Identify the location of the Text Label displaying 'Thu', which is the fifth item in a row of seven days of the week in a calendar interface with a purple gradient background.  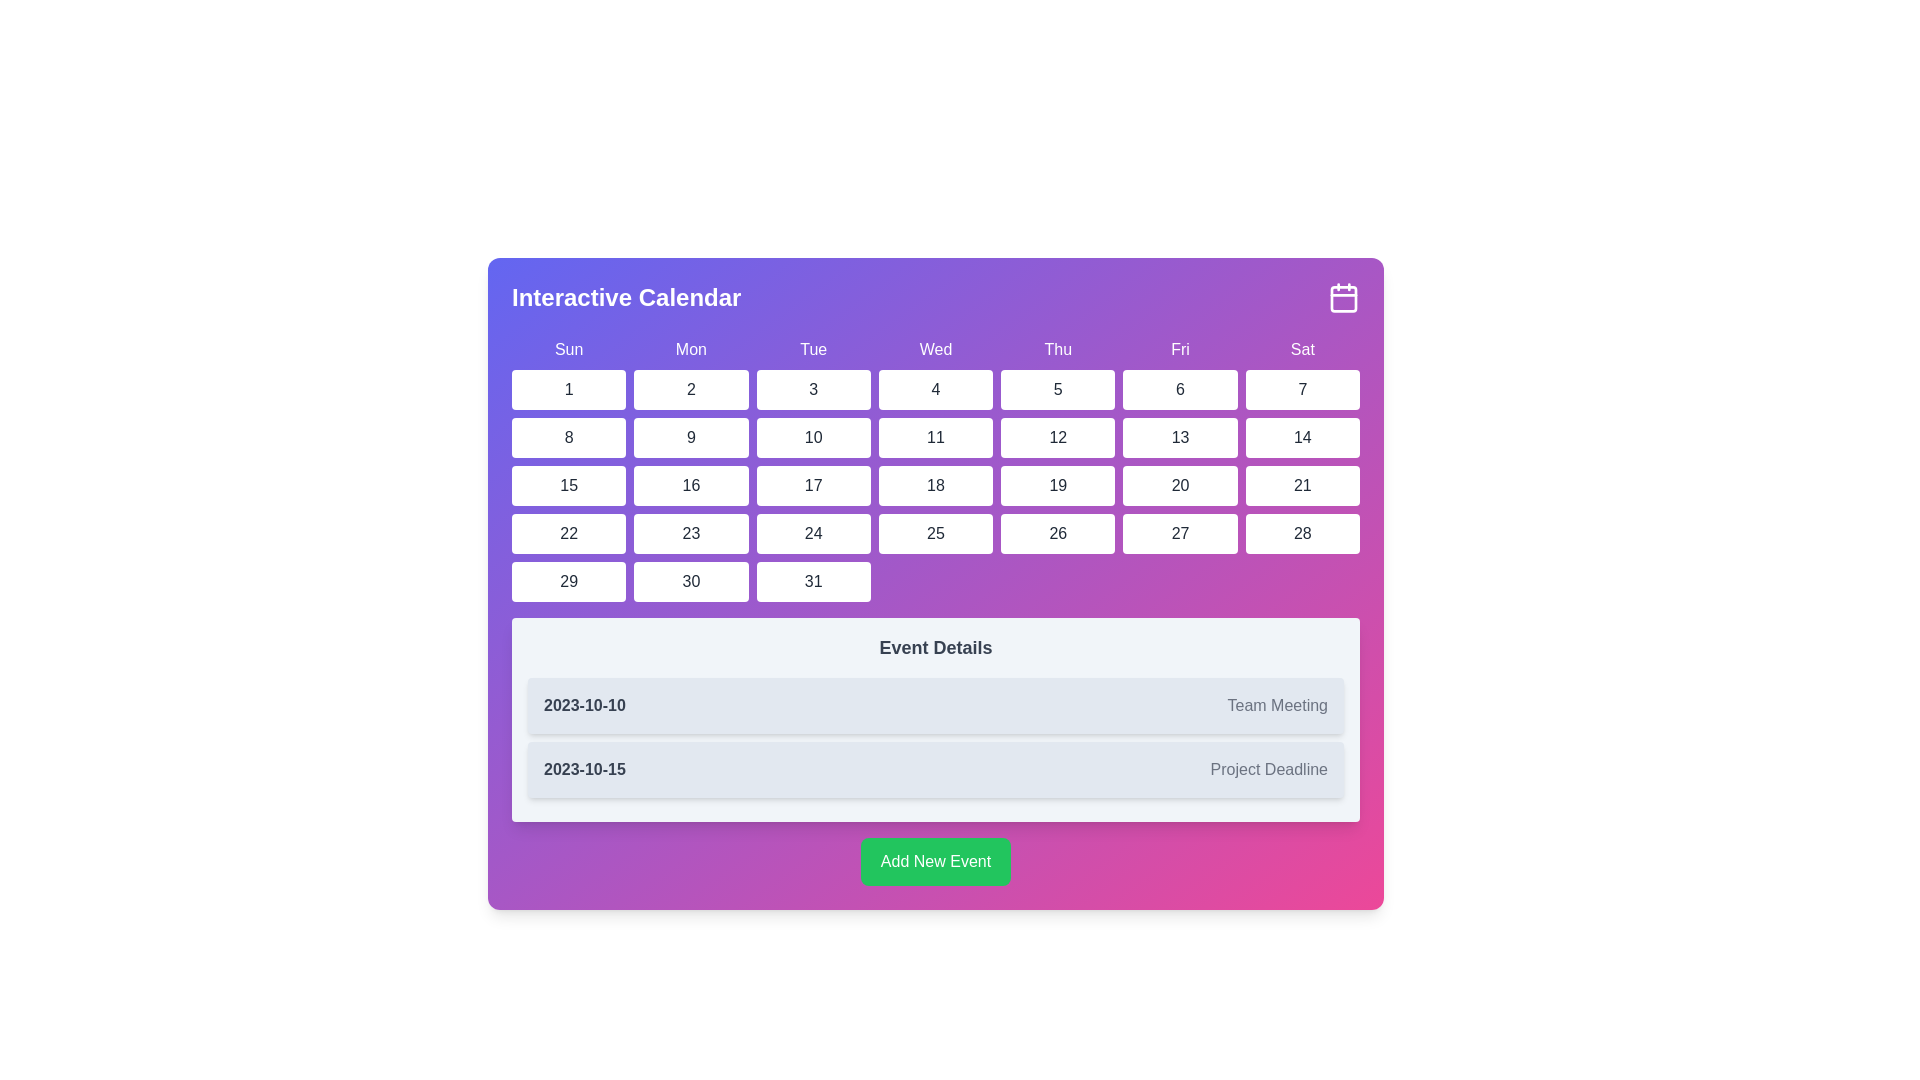
(1057, 349).